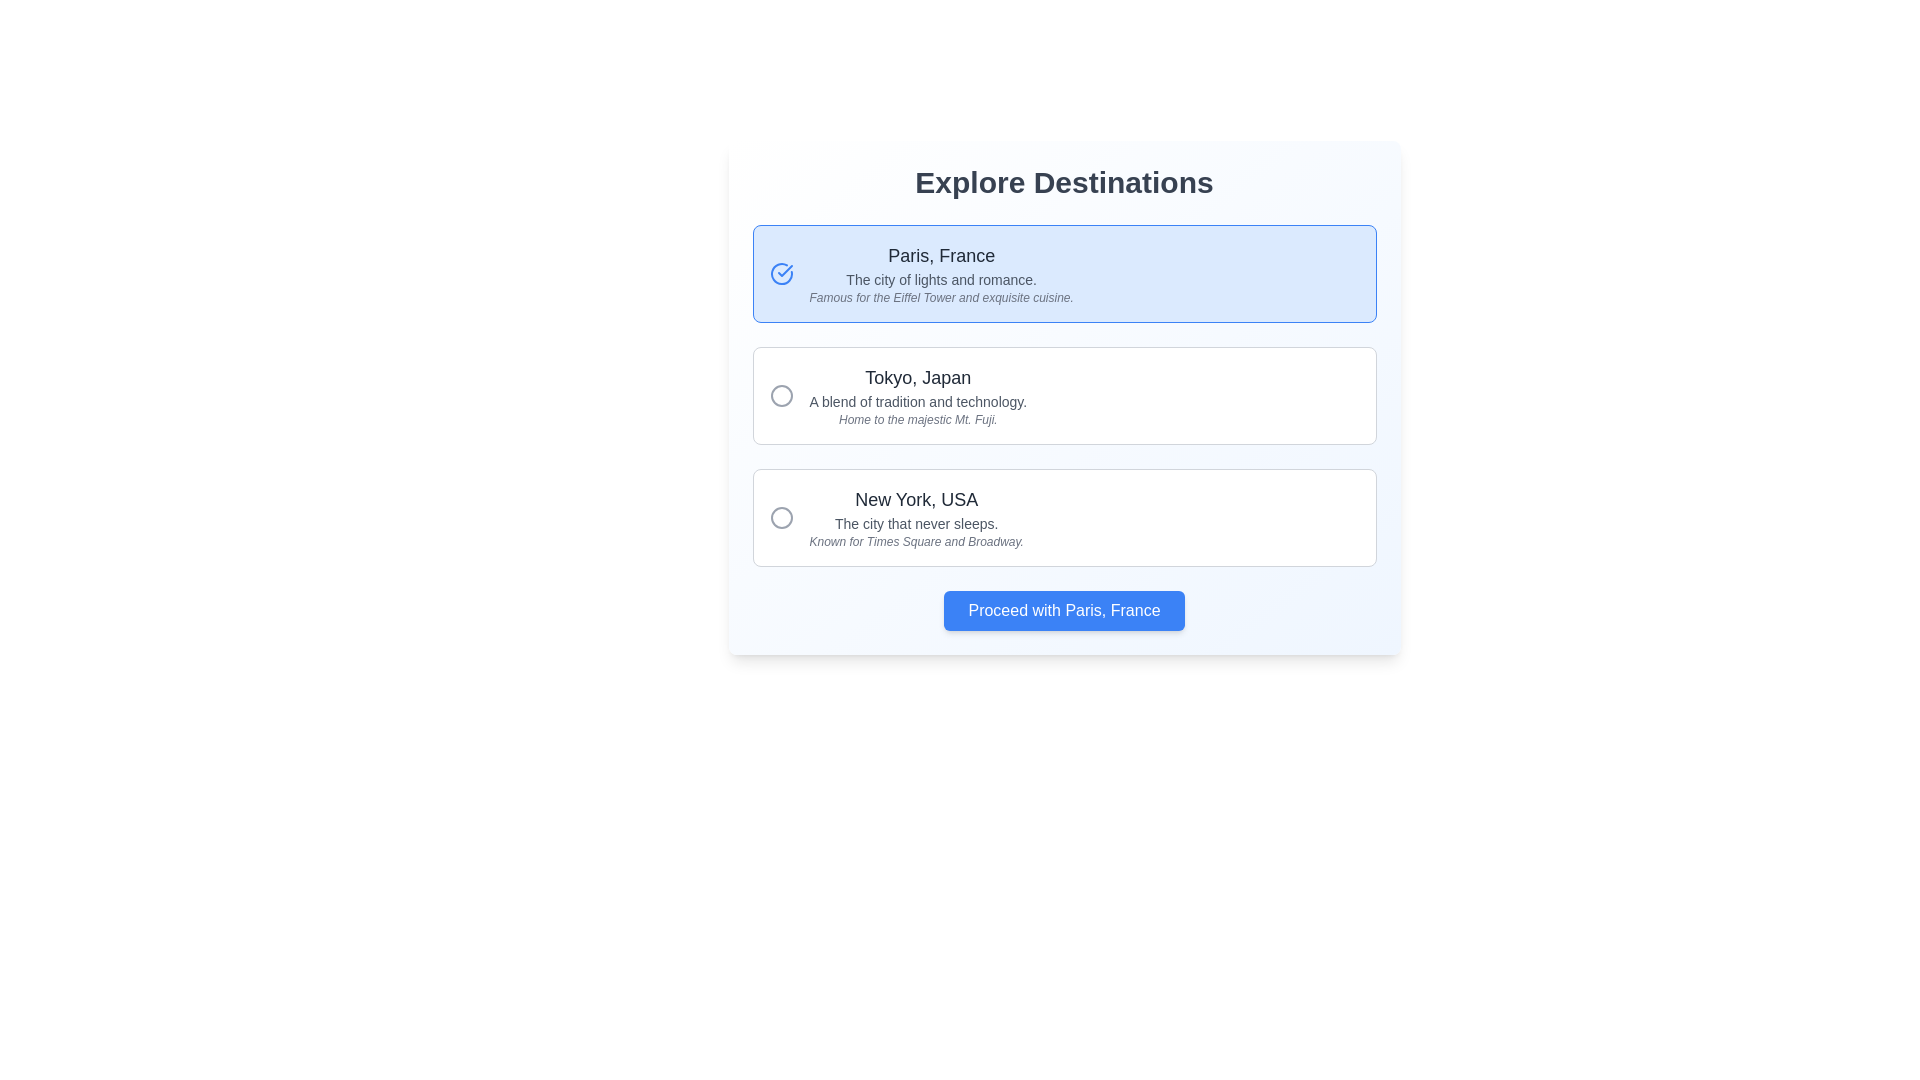 This screenshot has width=1920, height=1080. I want to click on the static text label providing descriptive information about New York, USA, located below the text elements 'New York, USA' and 'The city that never sleeps.', so click(915, 542).